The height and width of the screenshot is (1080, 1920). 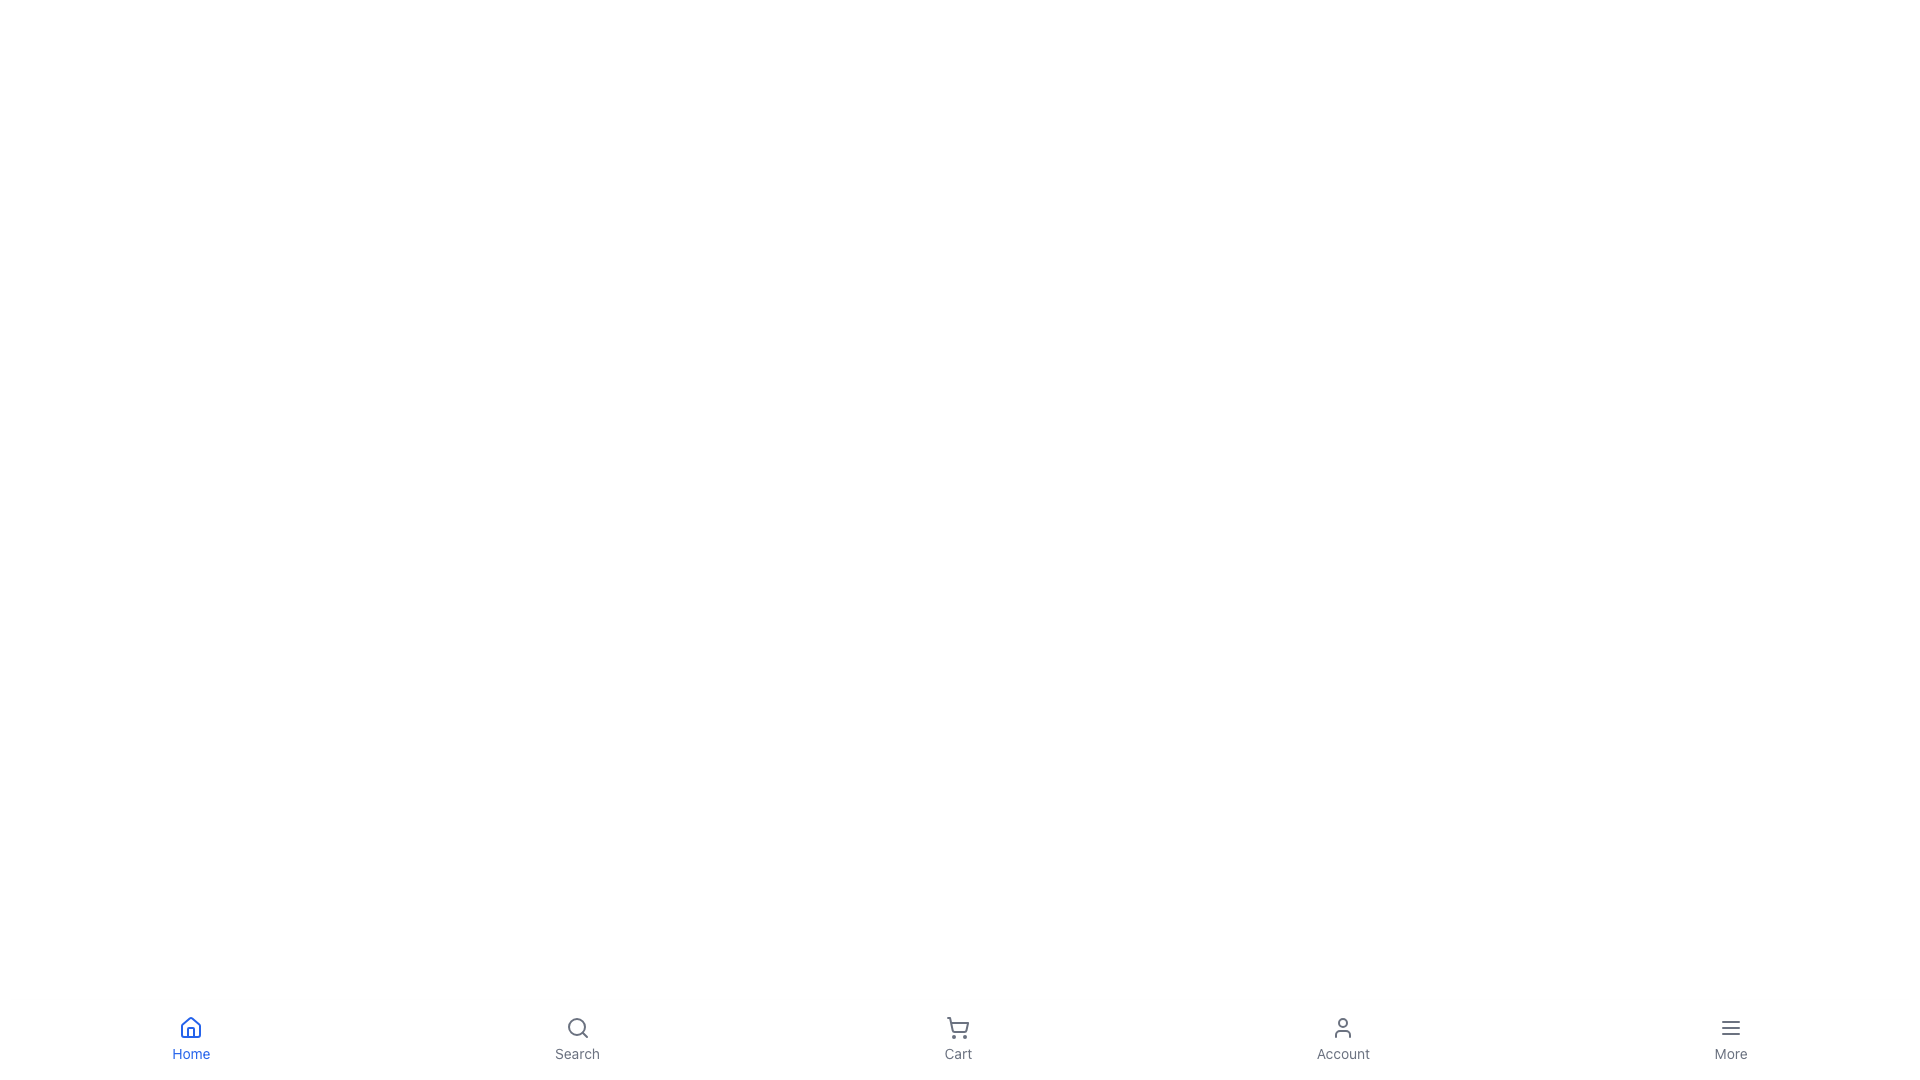 What do you see at coordinates (1343, 1039) in the screenshot?
I see `the Navigation button that accesses the user account section, located as the fourth element in the navigation bar between 'Cart' and 'More', to change its color` at bounding box center [1343, 1039].